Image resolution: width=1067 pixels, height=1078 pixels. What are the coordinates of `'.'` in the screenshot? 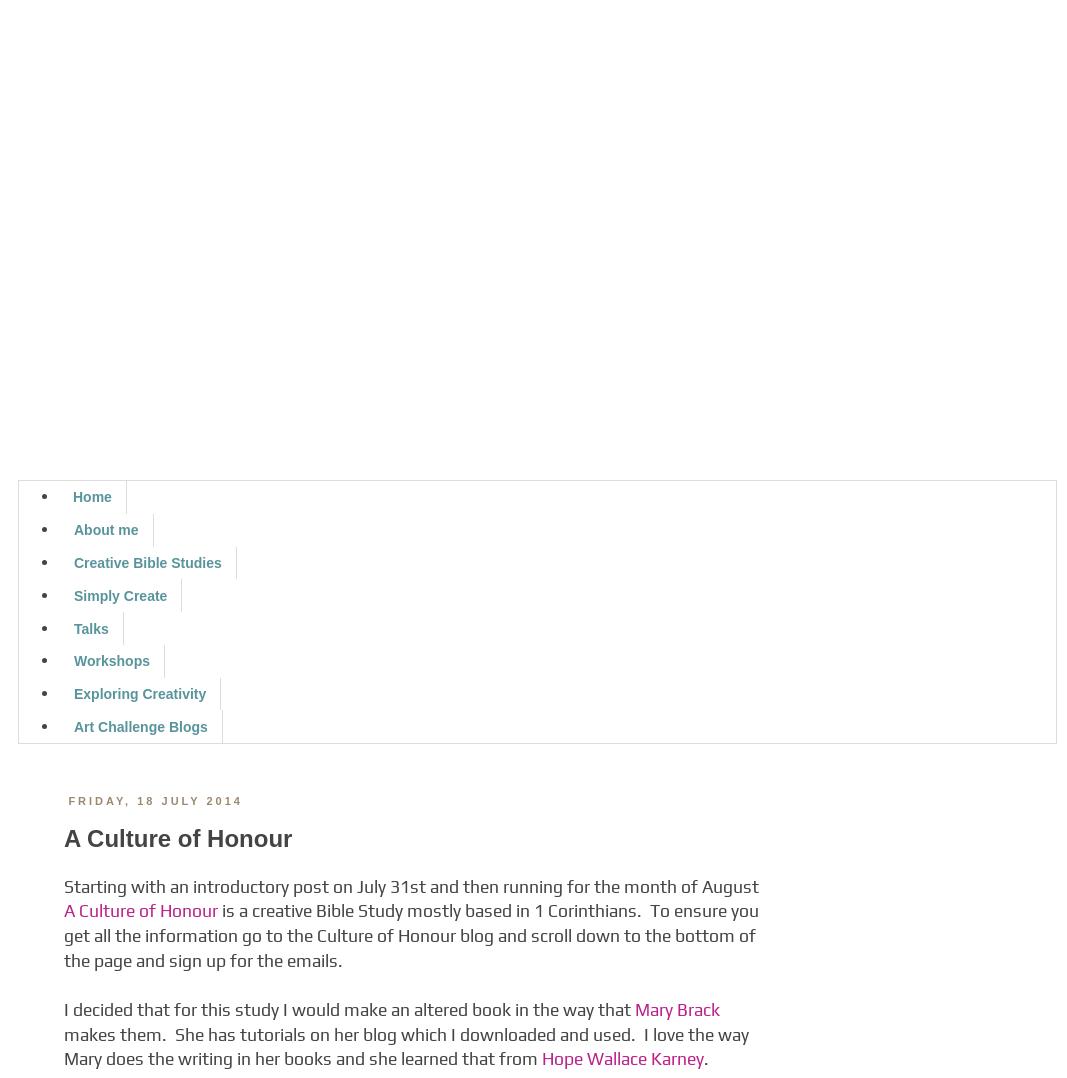 It's located at (704, 1059).